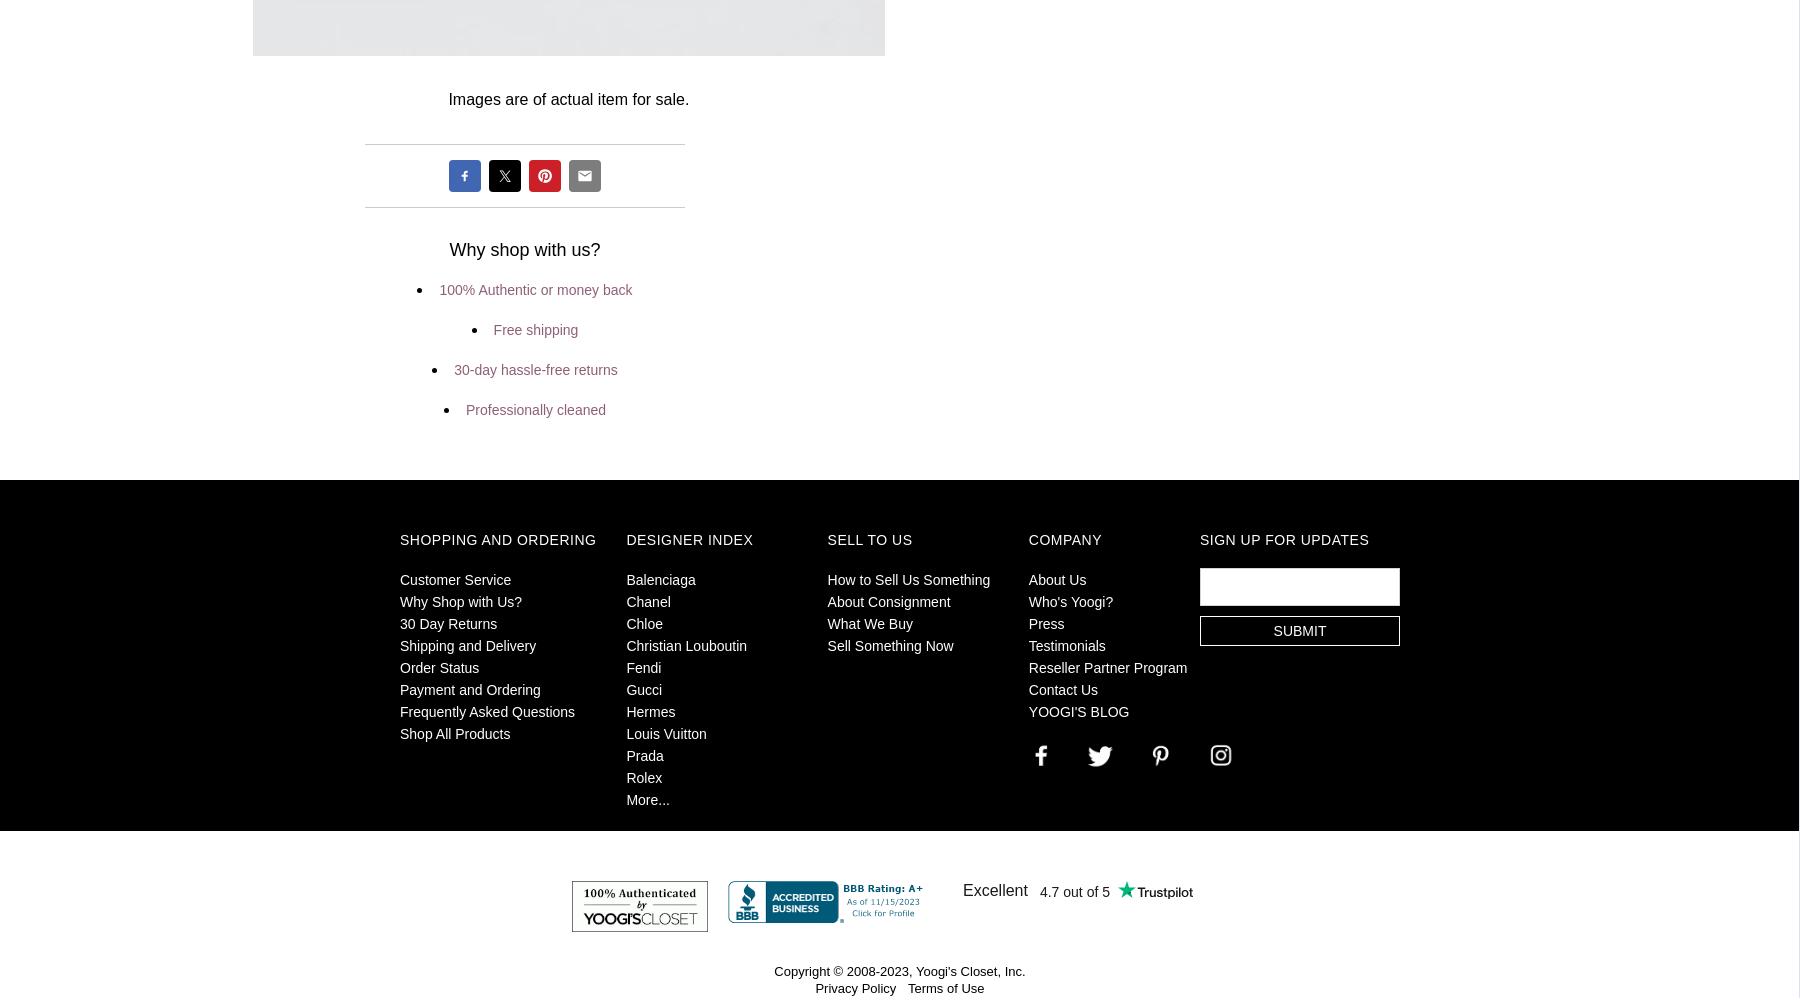  I want to click on 'Free shipping', so click(534, 327).